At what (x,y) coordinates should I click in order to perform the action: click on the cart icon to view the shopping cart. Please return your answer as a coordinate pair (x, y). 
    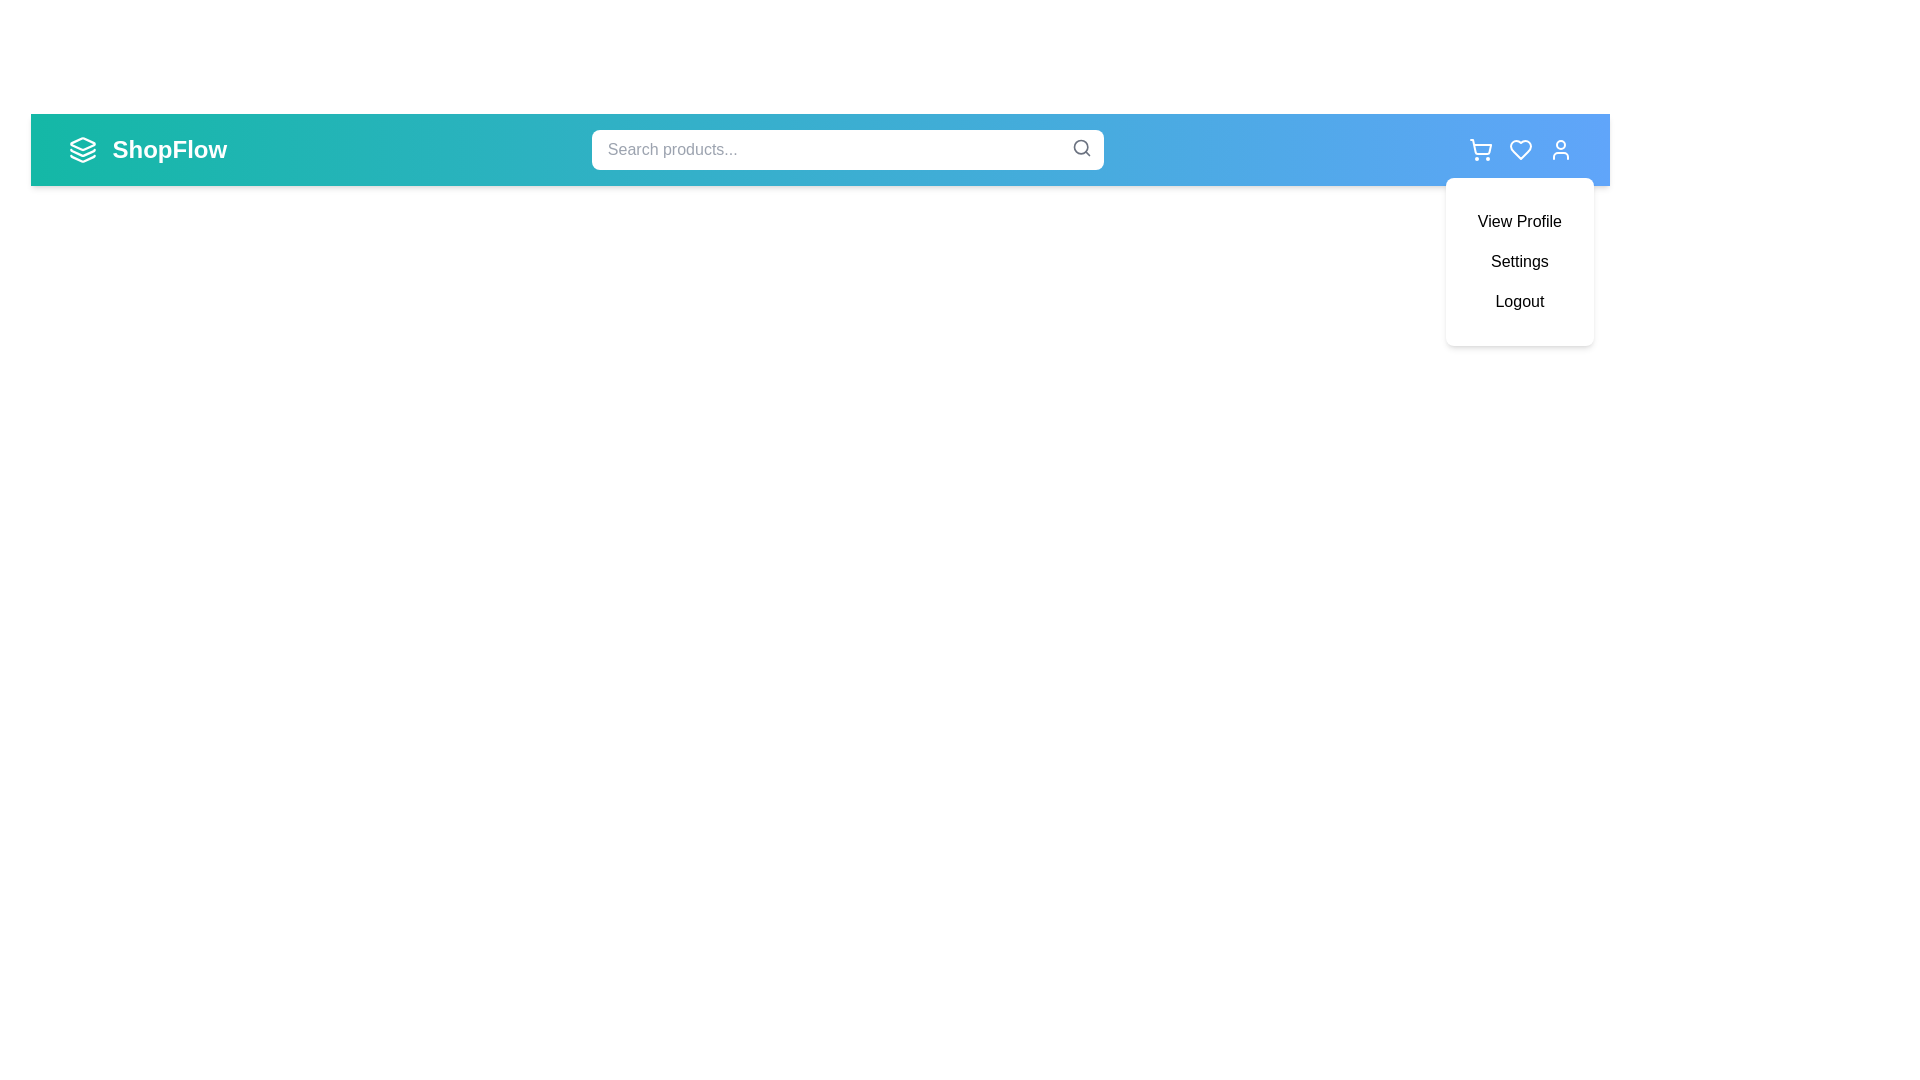
    Looking at the image, I should click on (1480, 149).